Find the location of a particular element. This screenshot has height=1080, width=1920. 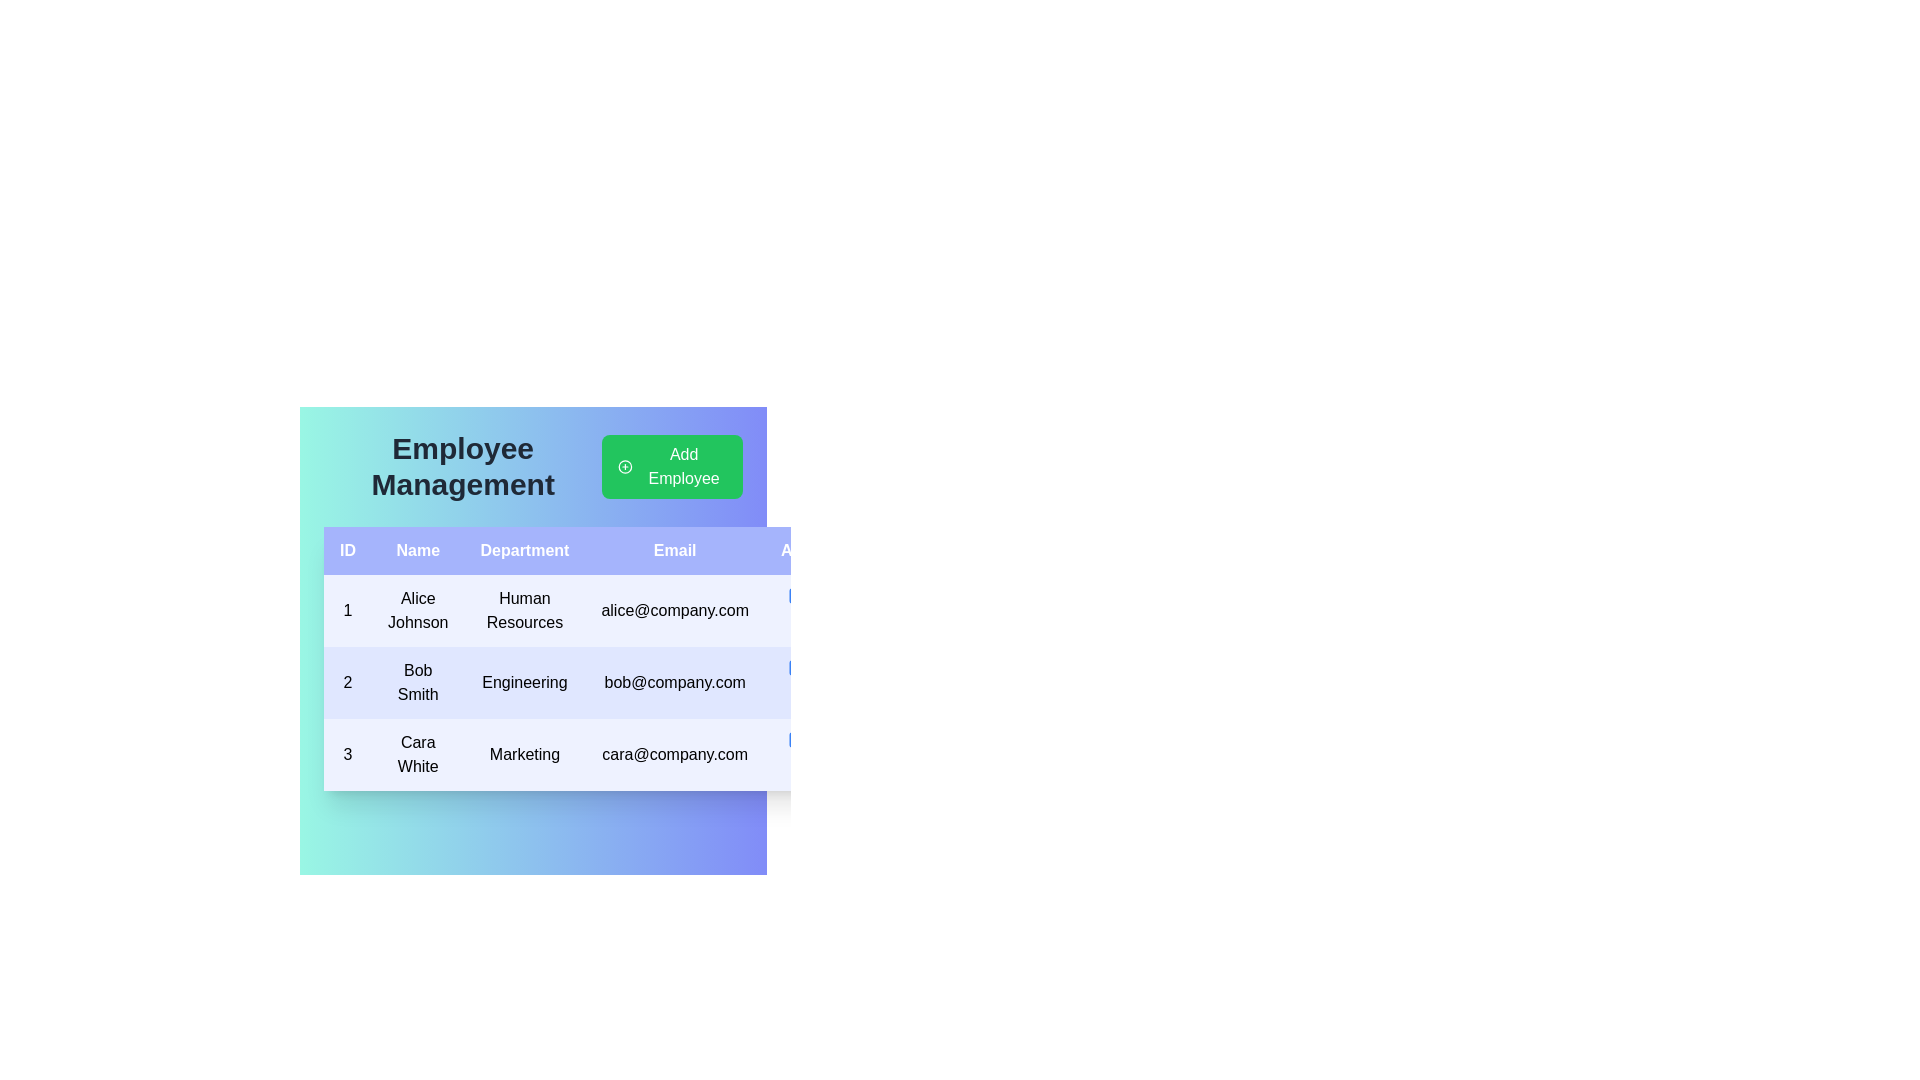

the Text Display element that shows the email 'cara@company.com' in the fourth column of the data table for 'Cara White' in the 'Marketing' department is located at coordinates (675, 755).